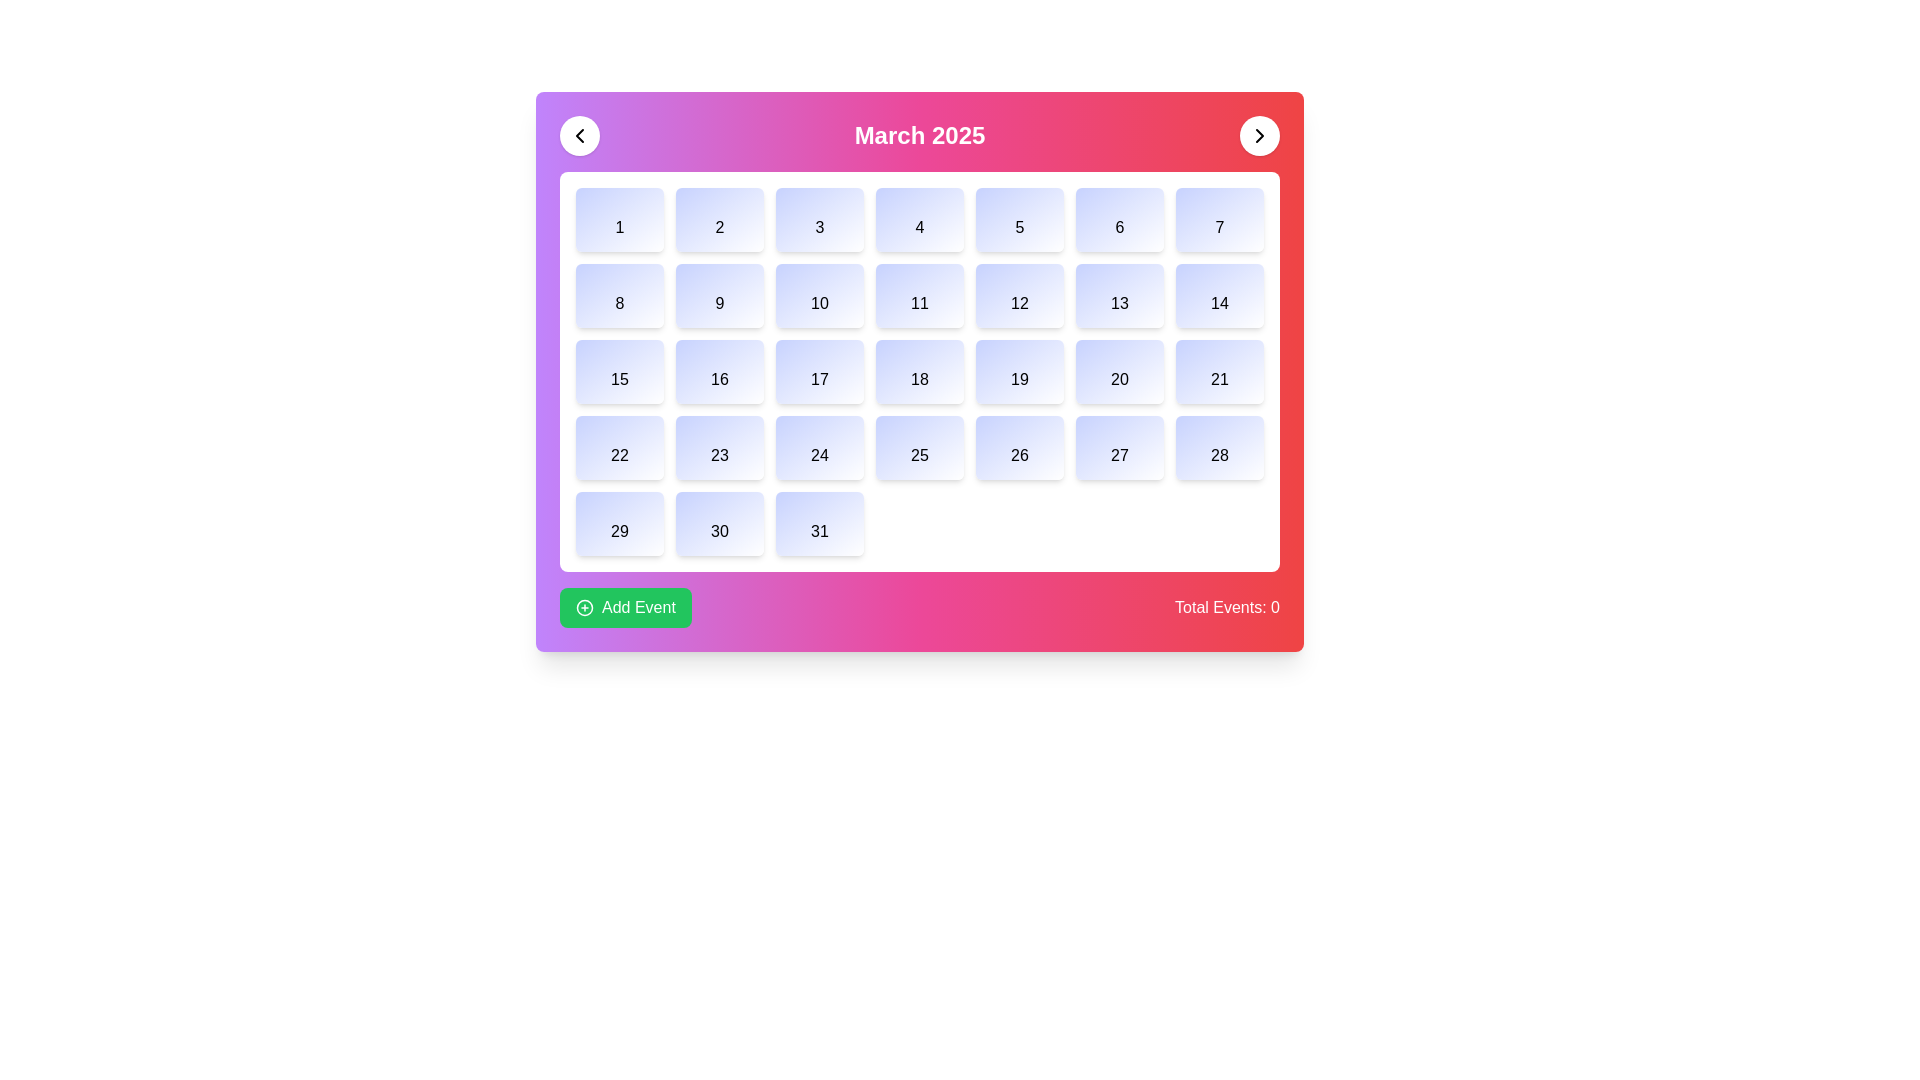 The height and width of the screenshot is (1080, 1920). What do you see at coordinates (720, 296) in the screenshot?
I see `the button that represents the ninth day of the month in the calendar layout, located in the second row and second column` at bounding box center [720, 296].